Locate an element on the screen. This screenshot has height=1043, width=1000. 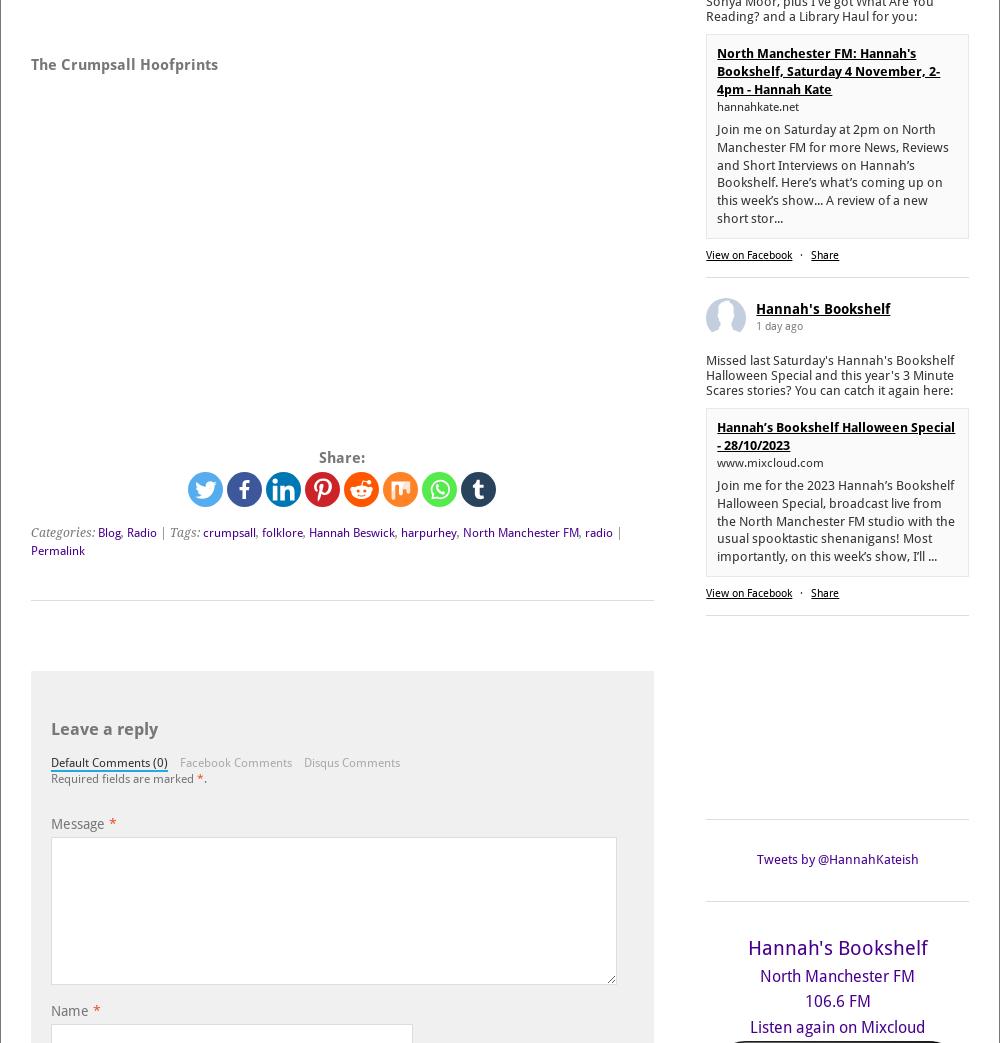
'Hannah's Bookshelf' is located at coordinates (836, 946).